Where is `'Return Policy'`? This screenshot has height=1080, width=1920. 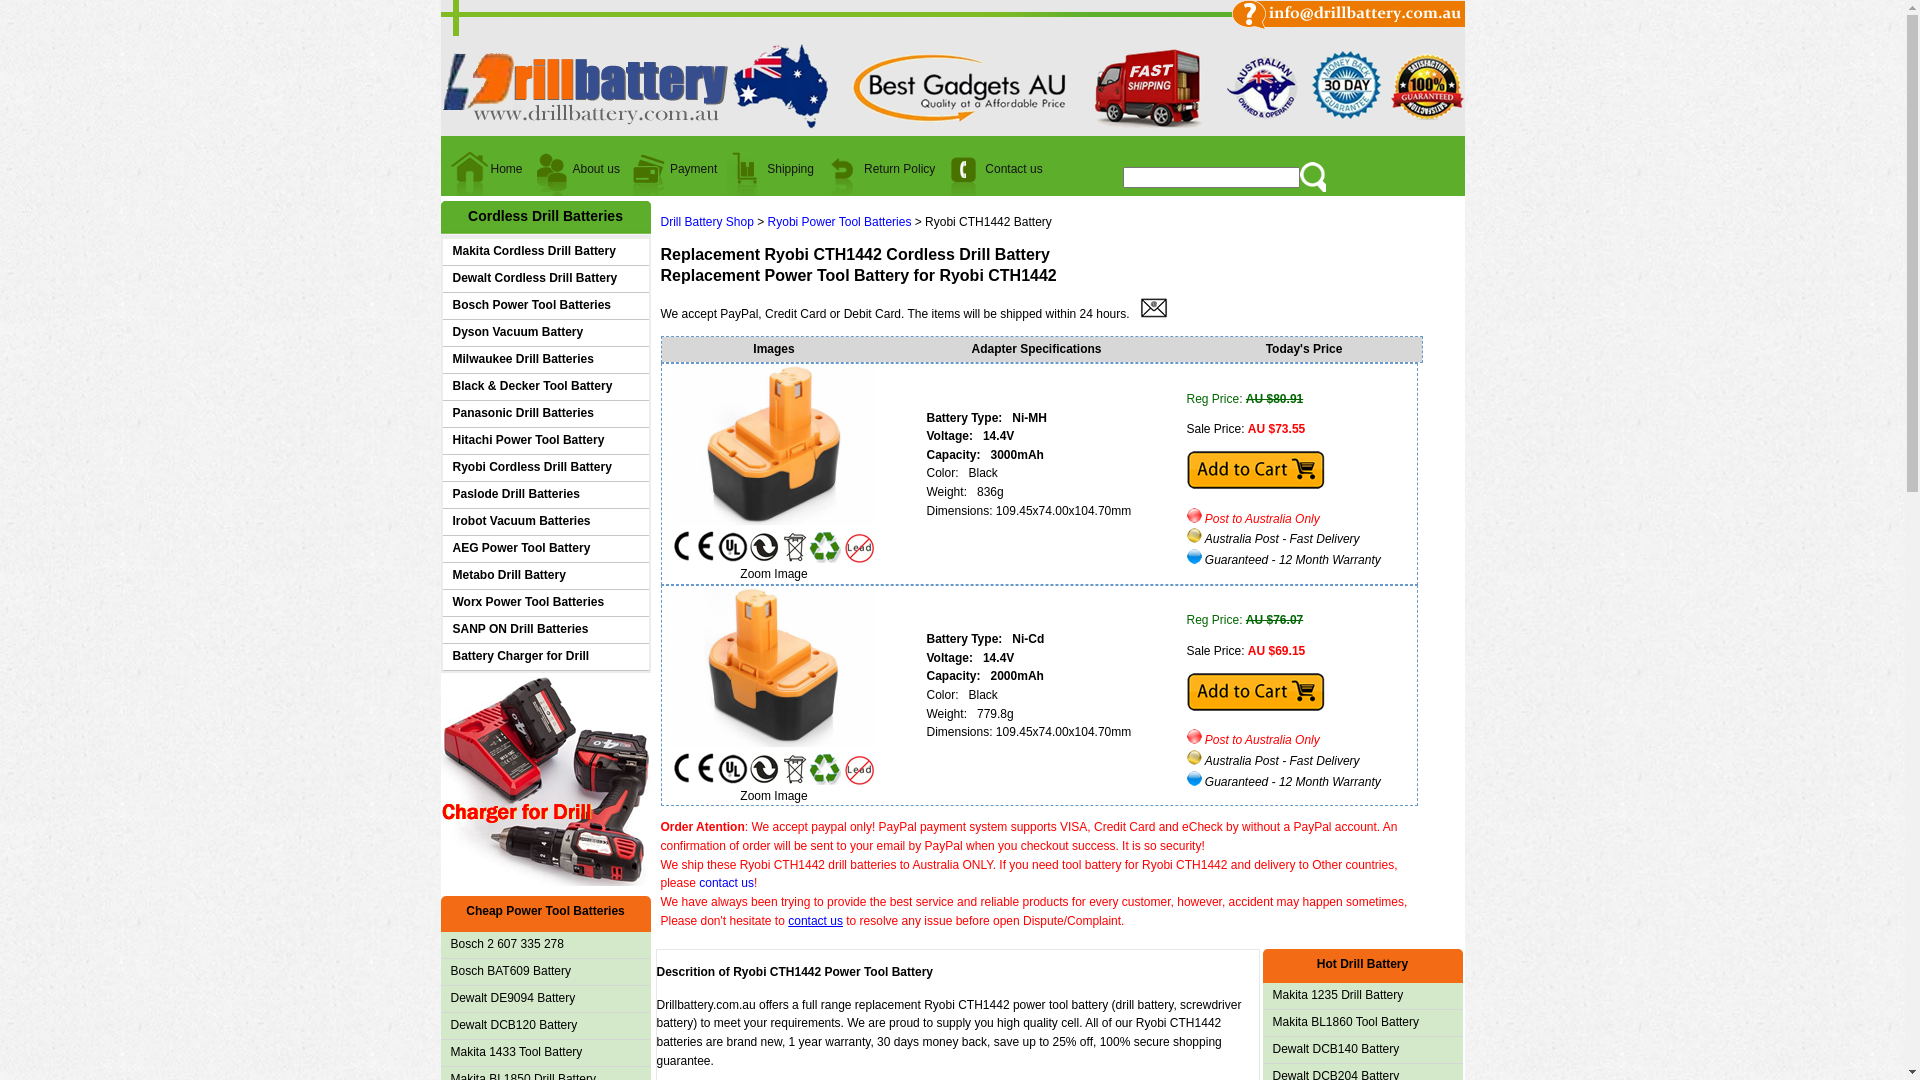 'Return Policy' is located at coordinates (879, 176).